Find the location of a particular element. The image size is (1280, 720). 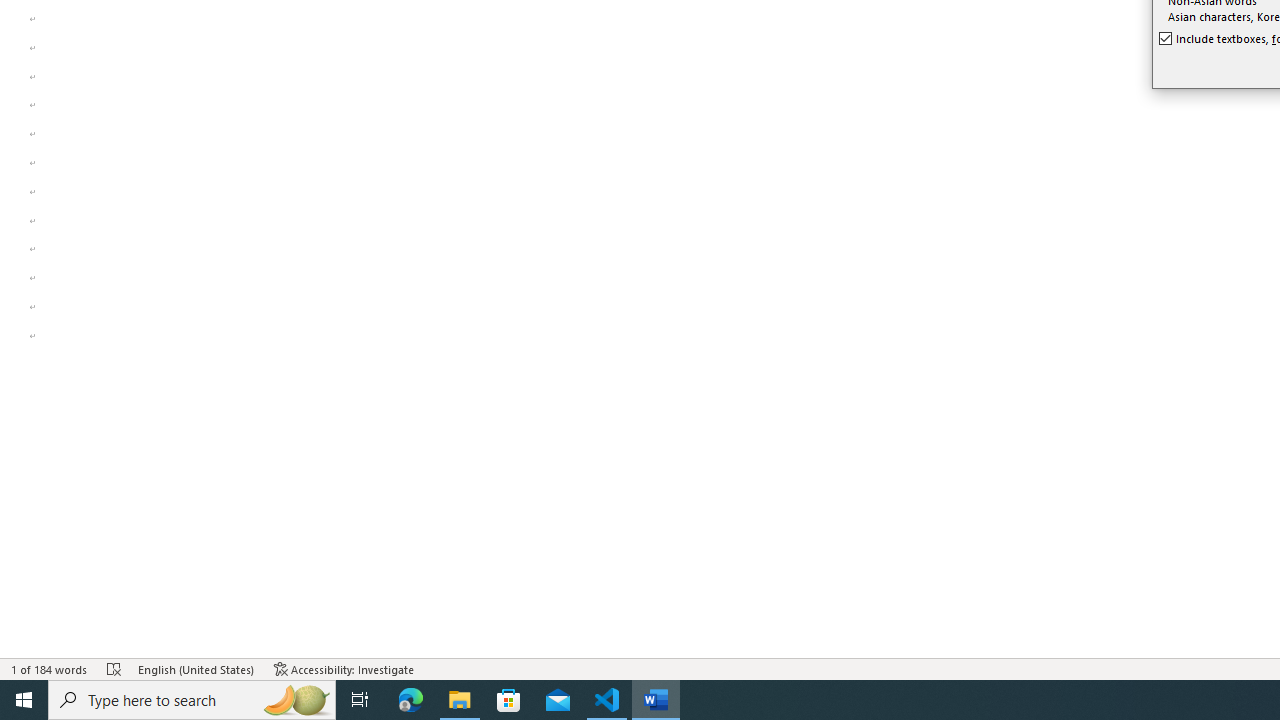

'Microsoft Edge' is located at coordinates (410, 698).